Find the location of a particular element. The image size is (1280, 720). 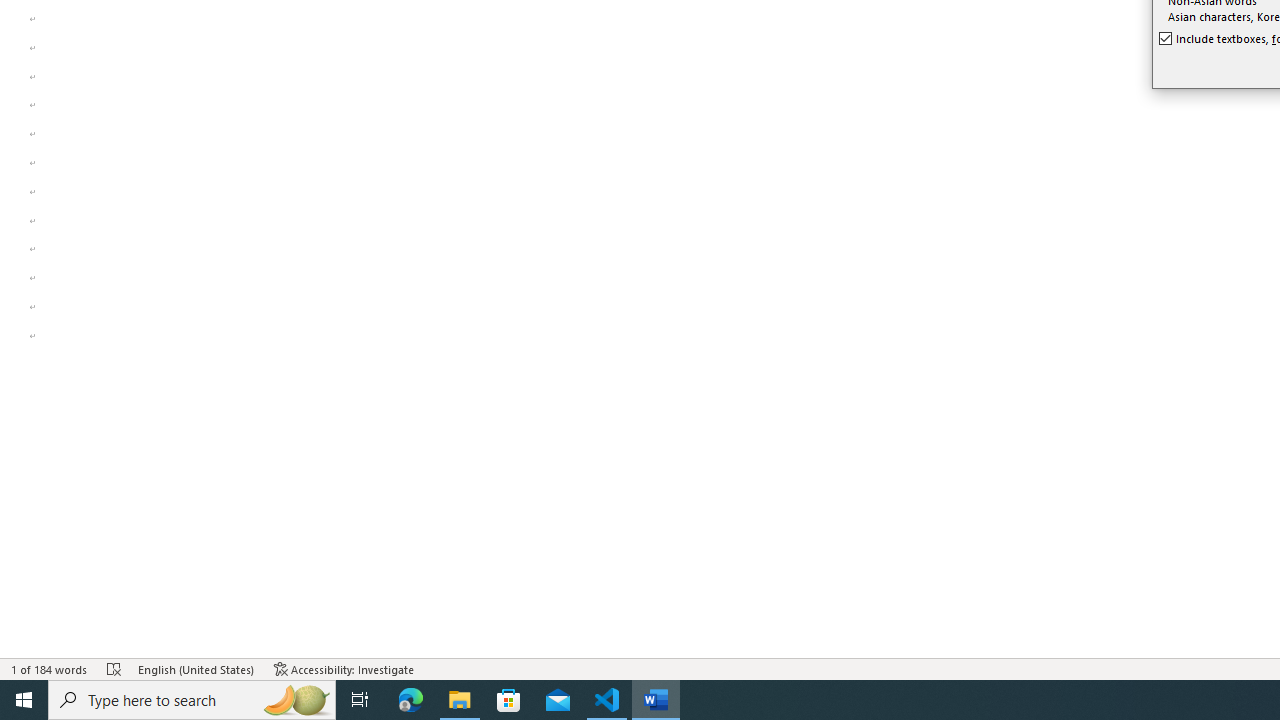

'Microsoft Edge' is located at coordinates (410, 698).